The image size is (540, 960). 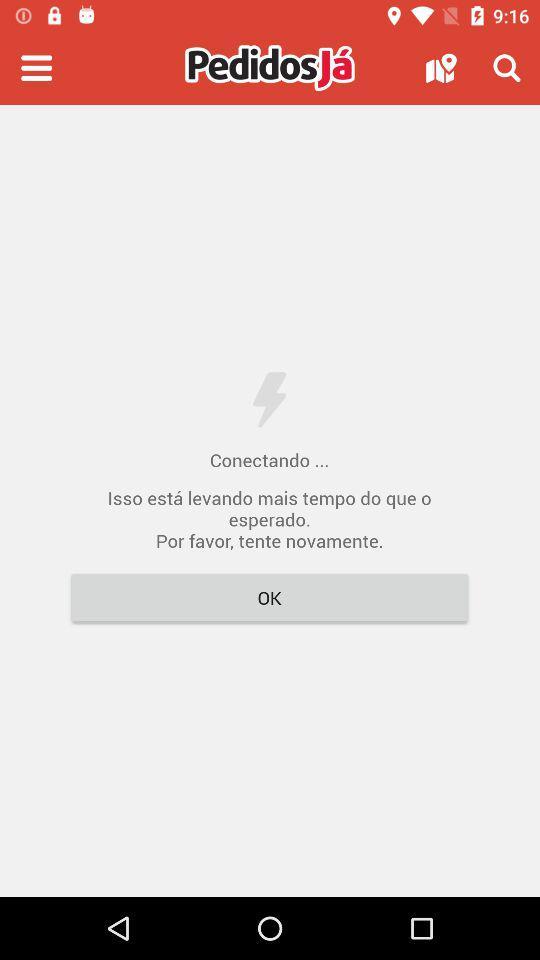 What do you see at coordinates (36, 68) in the screenshot?
I see `menu` at bounding box center [36, 68].